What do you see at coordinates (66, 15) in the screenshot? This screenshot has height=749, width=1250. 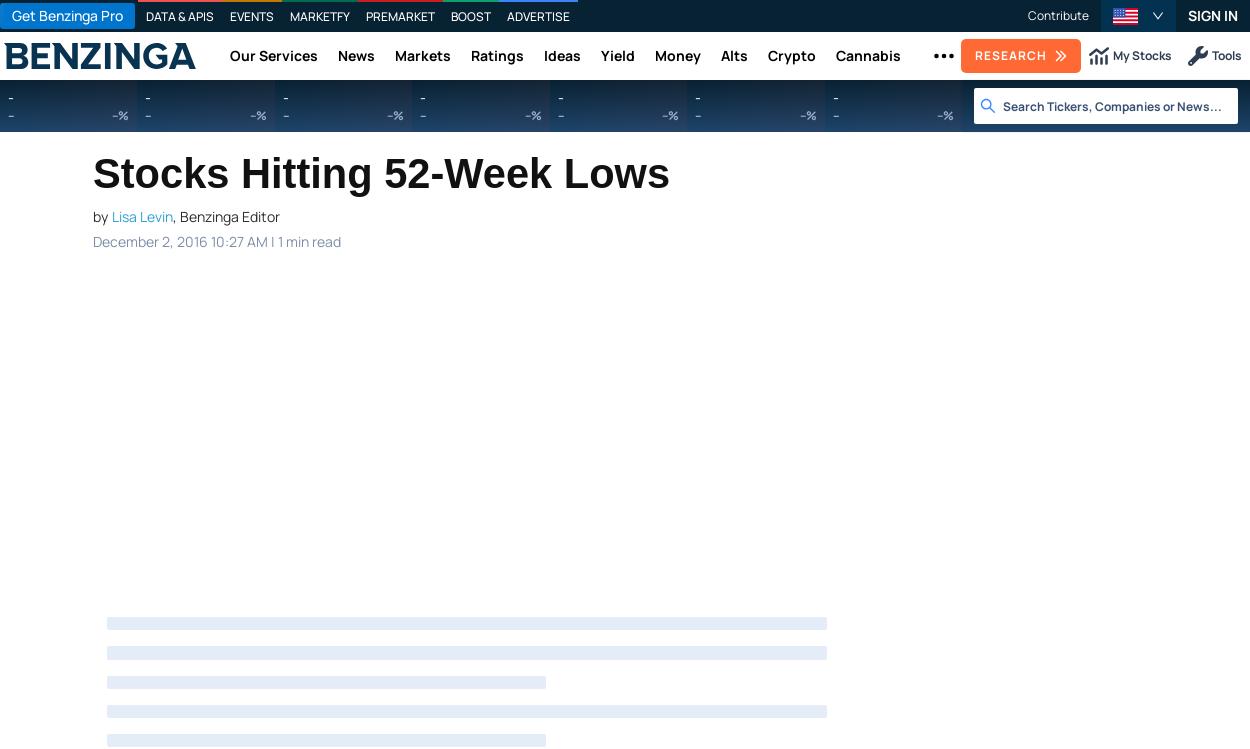 I see `'Get Benzinga Pro'` at bounding box center [66, 15].